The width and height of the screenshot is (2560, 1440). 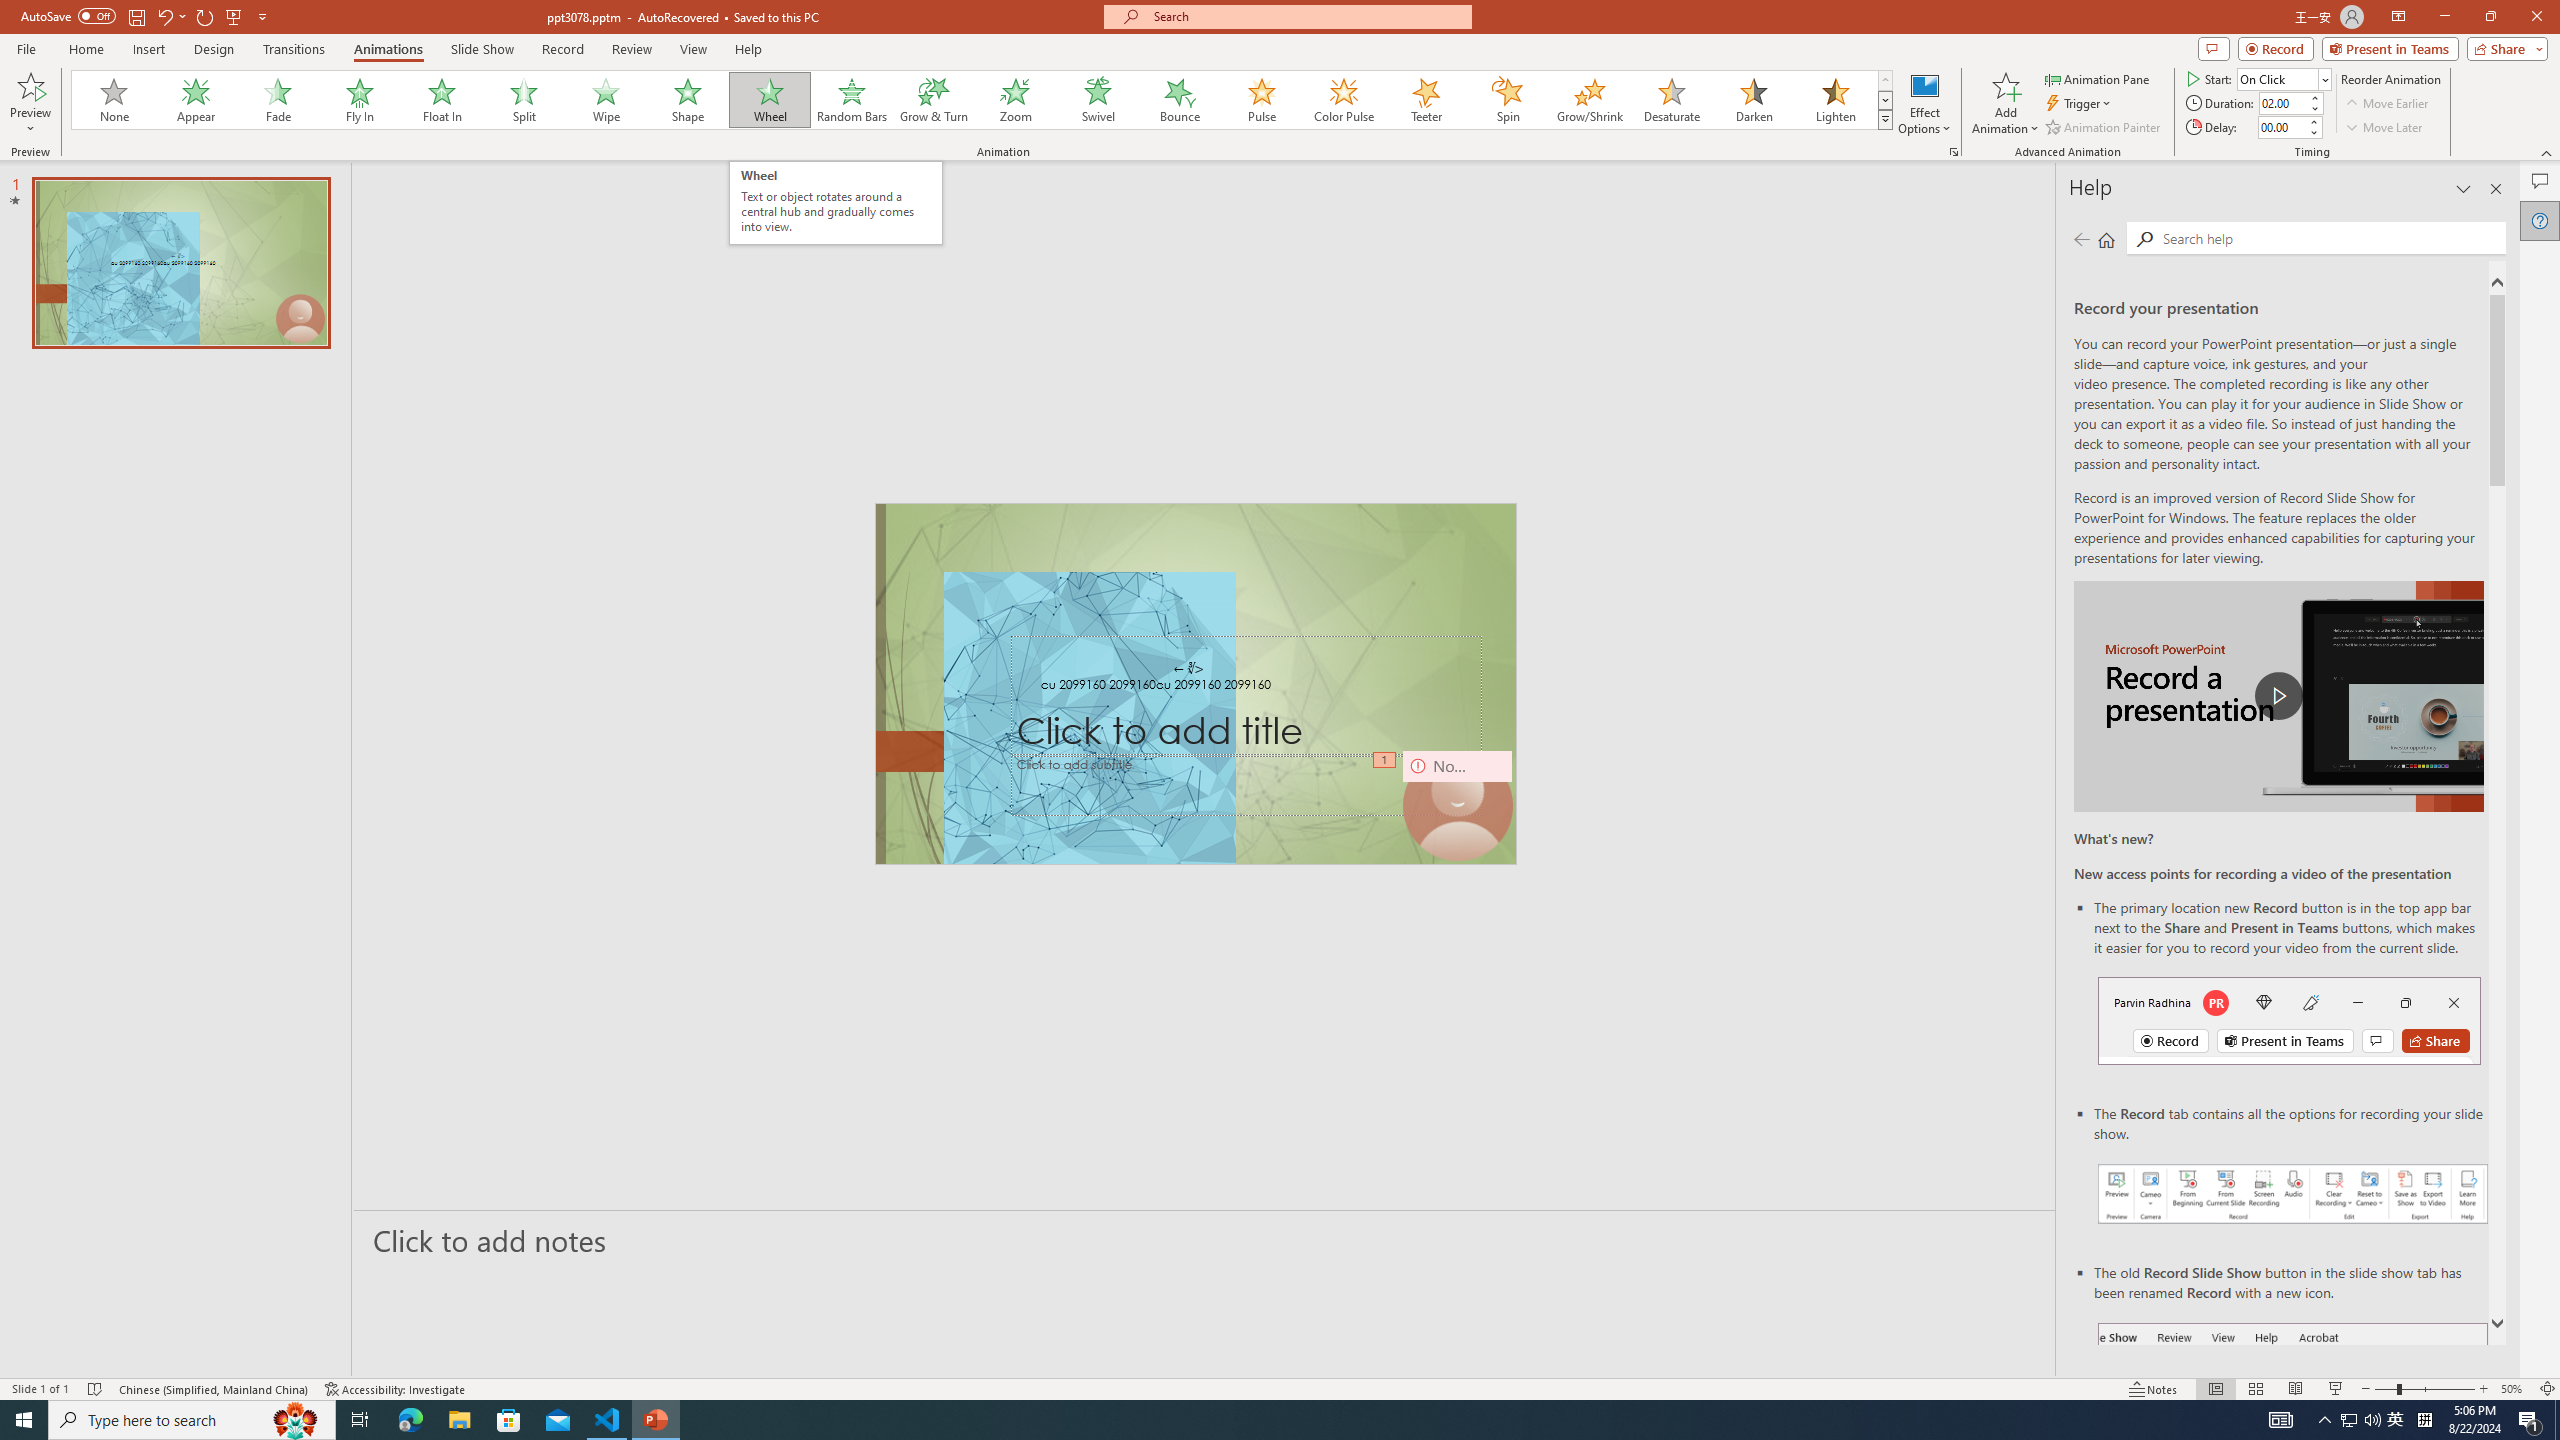 What do you see at coordinates (2278, 696) in the screenshot?
I see `'play Record a Presentation'` at bounding box center [2278, 696].